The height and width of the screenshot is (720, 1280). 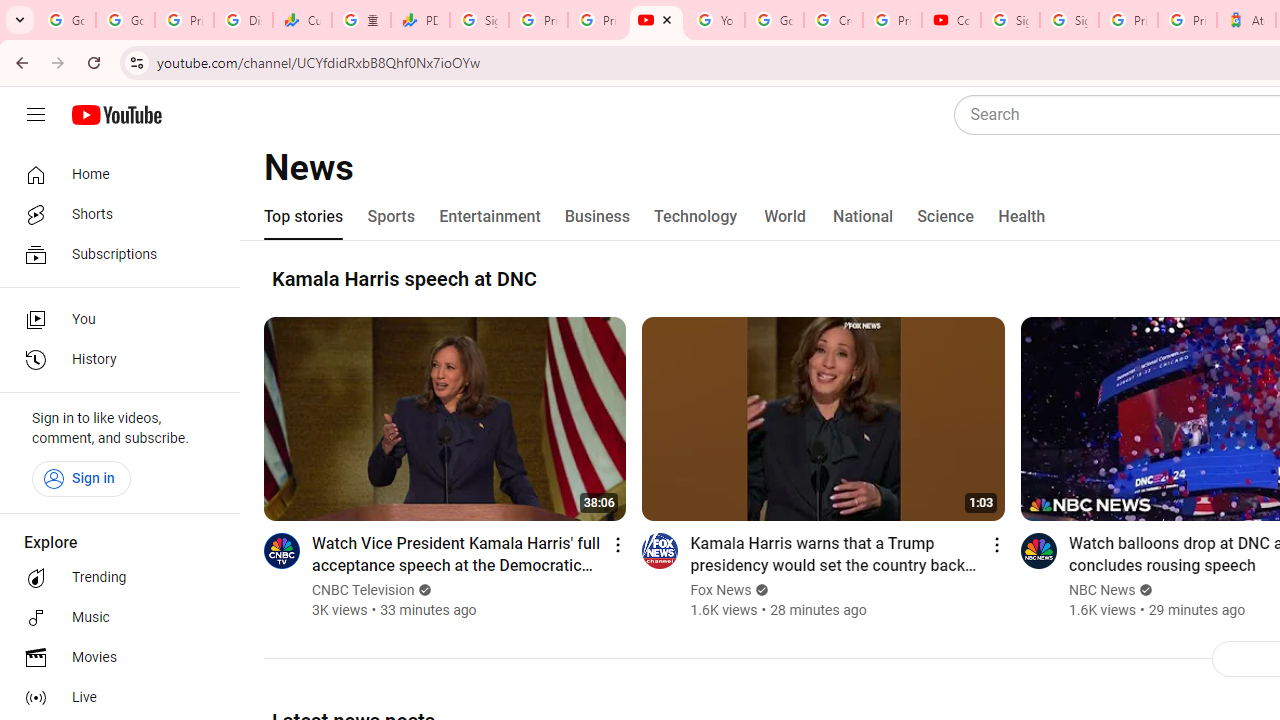 I want to click on 'Privacy Checkup', so click(x=596, y=20).